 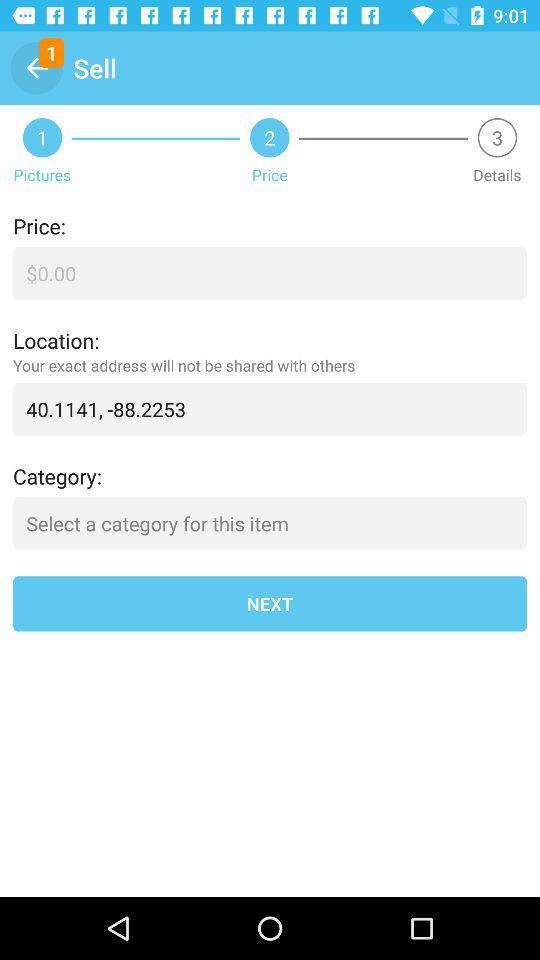 What do you see at coordinates (270, 522) in the screenshot?
I see `select a category item` at bounding box center [270, 522].